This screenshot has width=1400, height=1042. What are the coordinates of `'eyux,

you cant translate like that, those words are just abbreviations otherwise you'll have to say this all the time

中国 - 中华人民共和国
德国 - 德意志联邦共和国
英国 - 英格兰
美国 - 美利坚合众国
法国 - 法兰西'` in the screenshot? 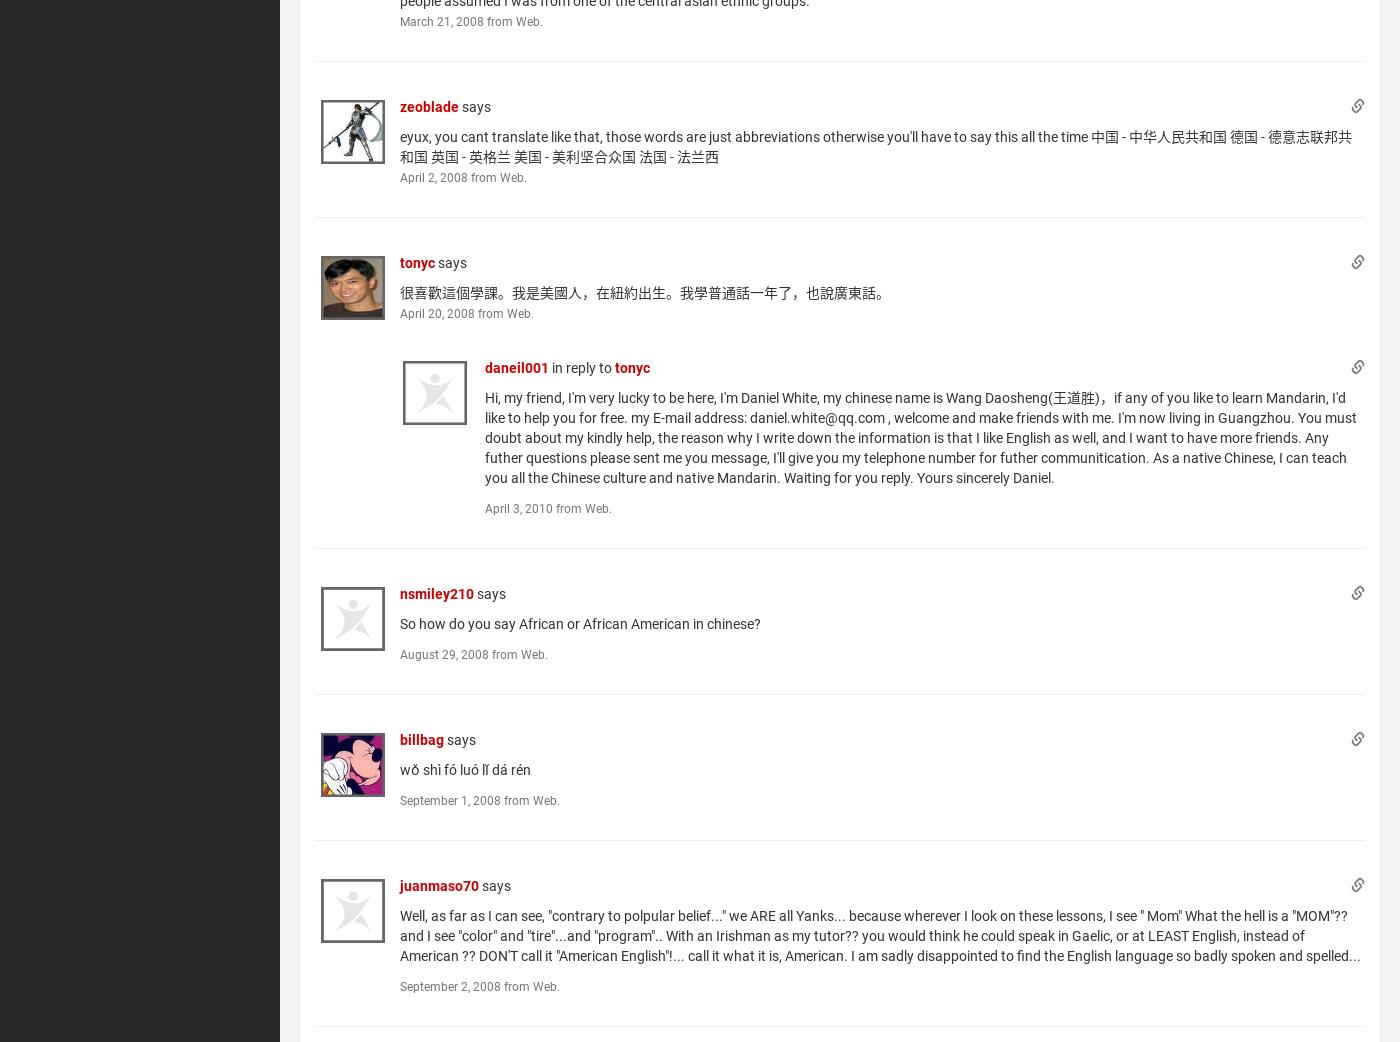 It's located at (875, 145).